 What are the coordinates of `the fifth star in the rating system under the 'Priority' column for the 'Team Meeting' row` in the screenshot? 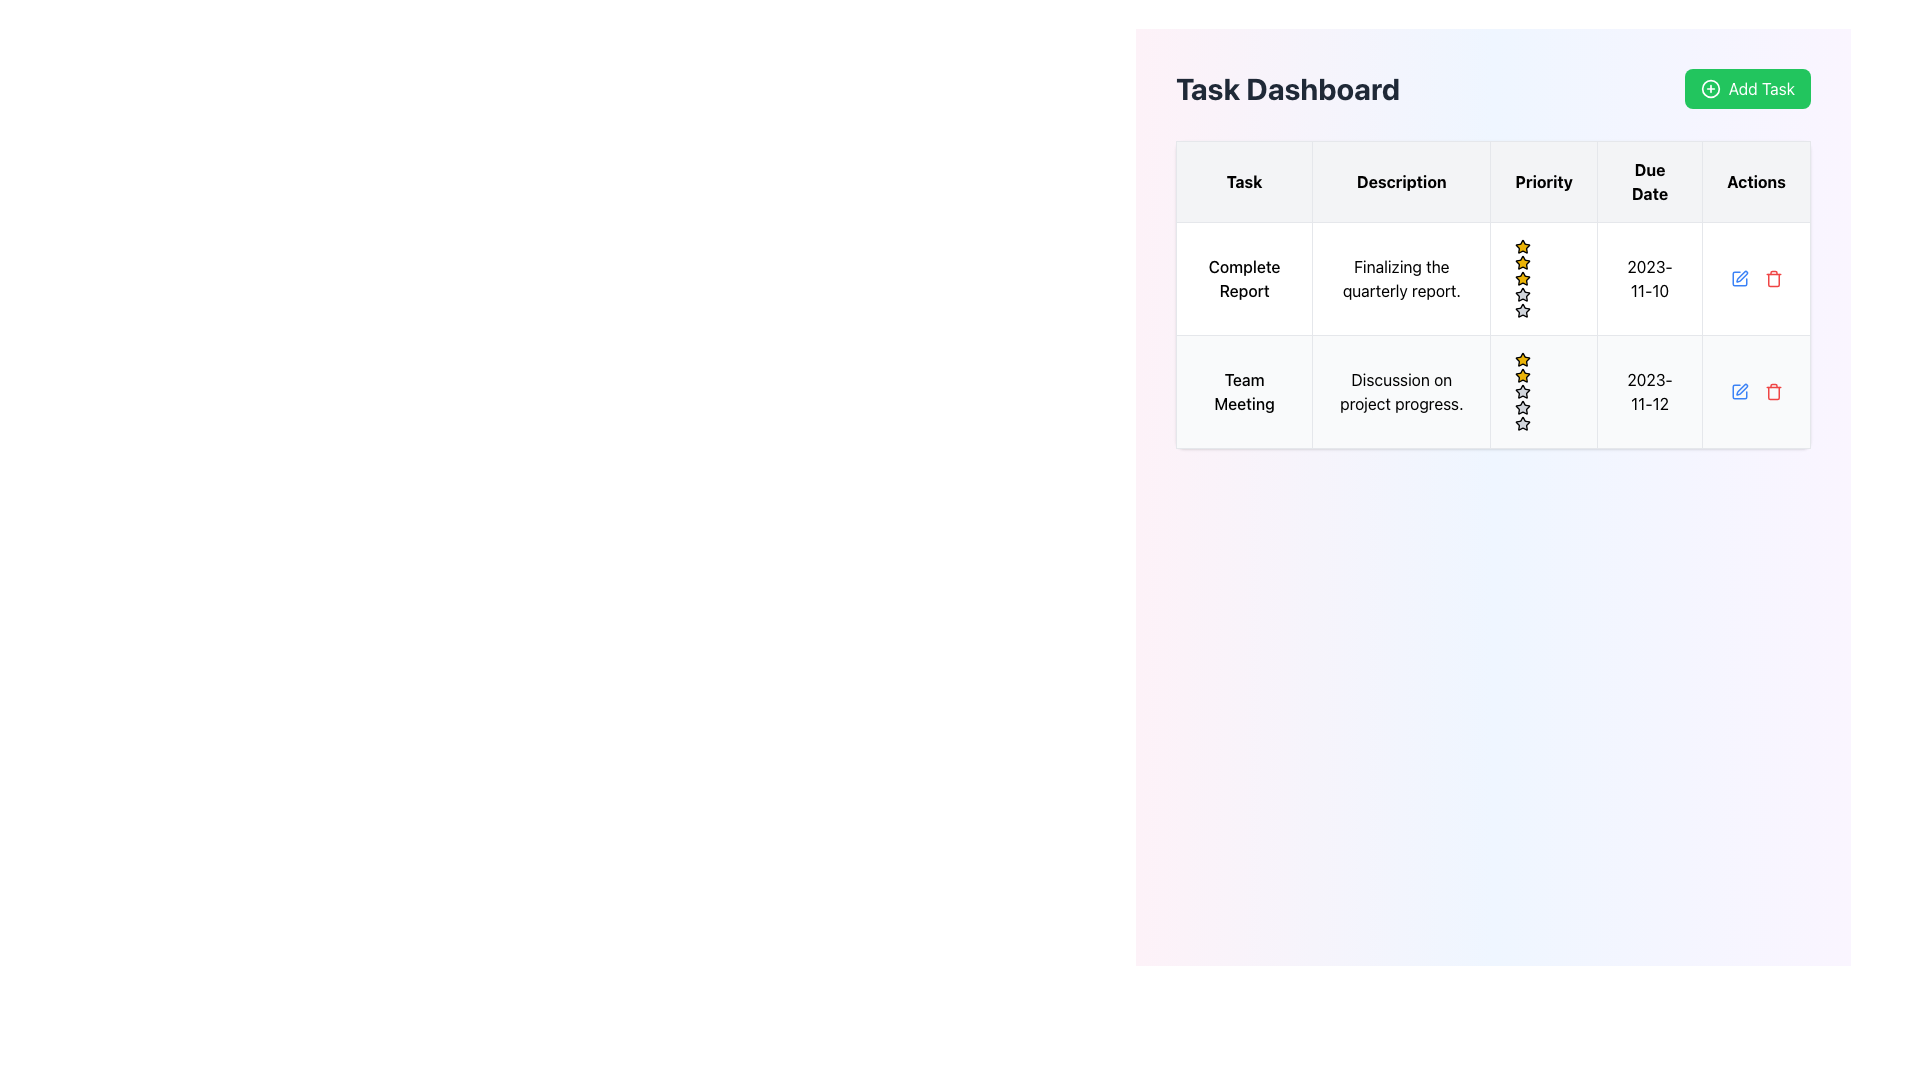 It's located at (1522, 392).